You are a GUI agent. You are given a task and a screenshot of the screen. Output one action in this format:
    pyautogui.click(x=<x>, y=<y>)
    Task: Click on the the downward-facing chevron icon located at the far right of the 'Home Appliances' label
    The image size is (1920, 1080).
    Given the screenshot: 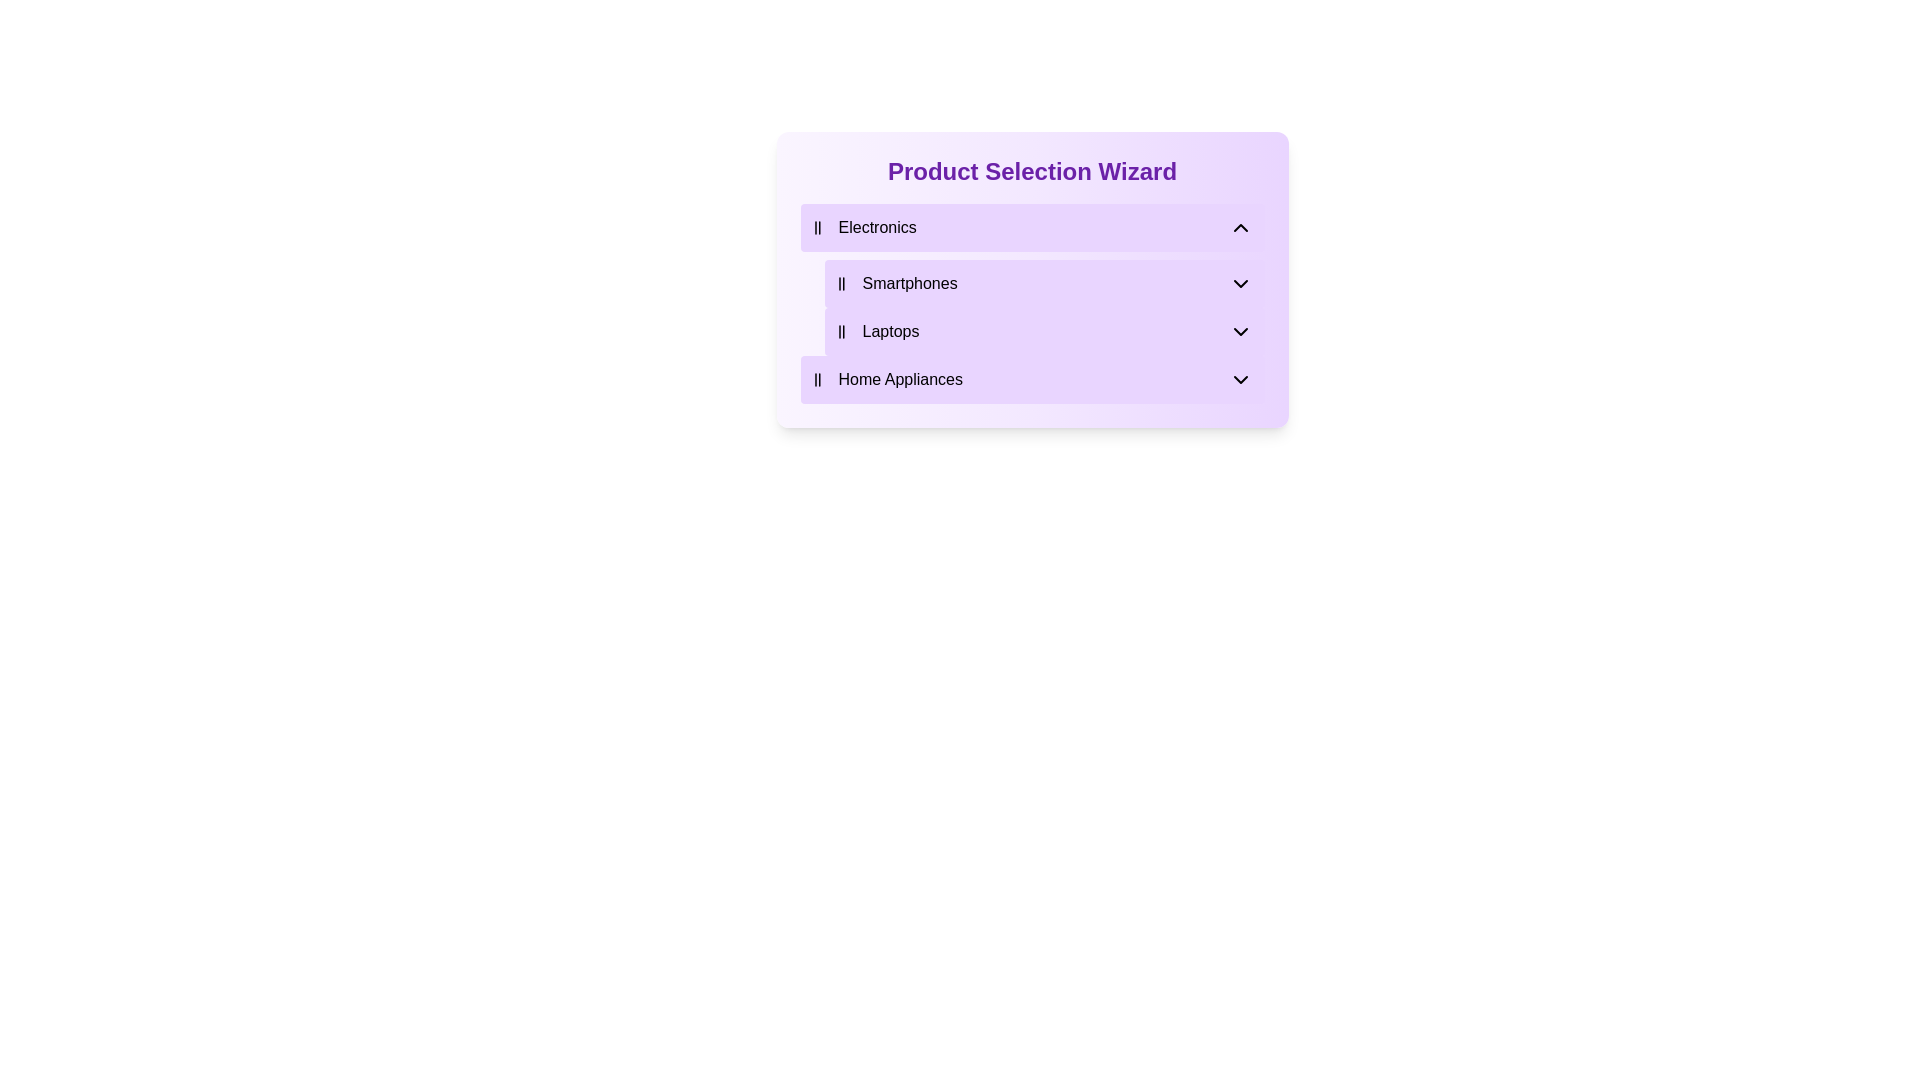 What is the action you would take?
    pyautogui.click(x=1239, y=380)
    